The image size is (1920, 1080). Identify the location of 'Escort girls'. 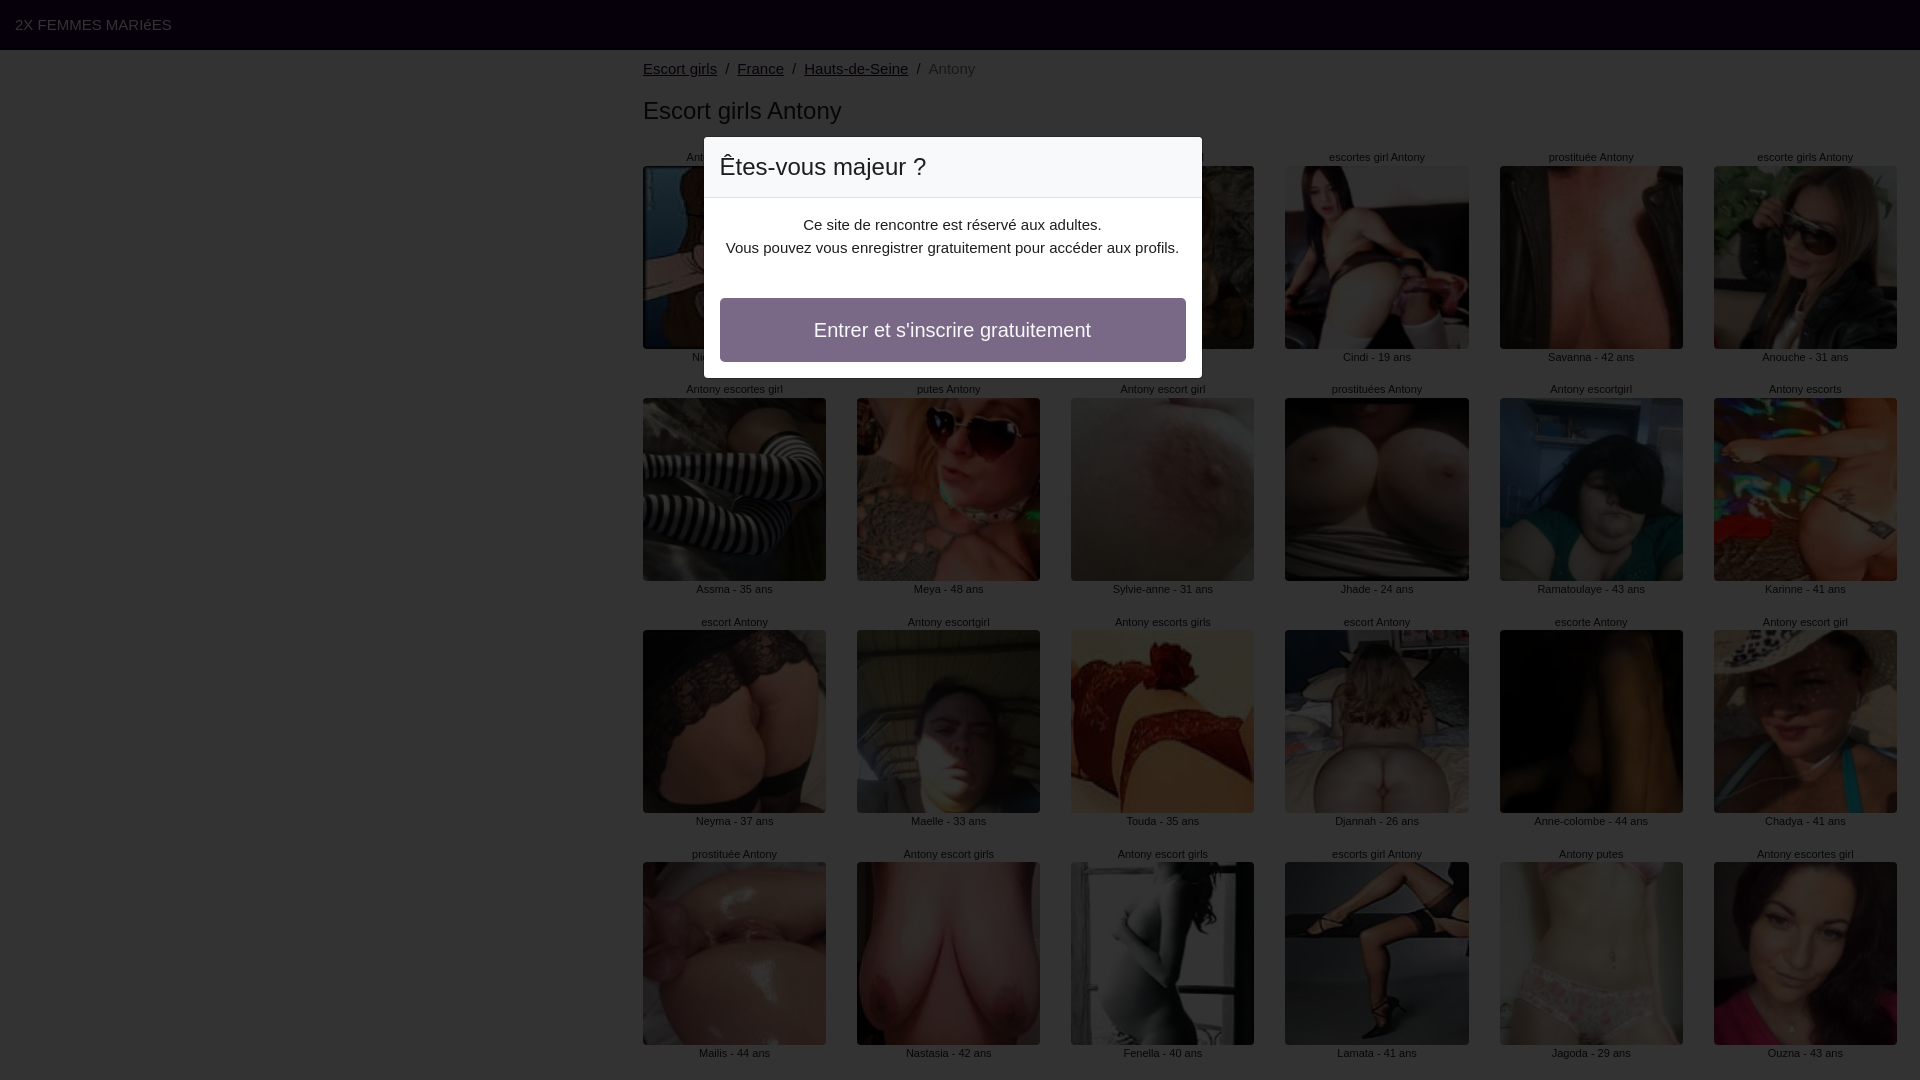
(680, 68).